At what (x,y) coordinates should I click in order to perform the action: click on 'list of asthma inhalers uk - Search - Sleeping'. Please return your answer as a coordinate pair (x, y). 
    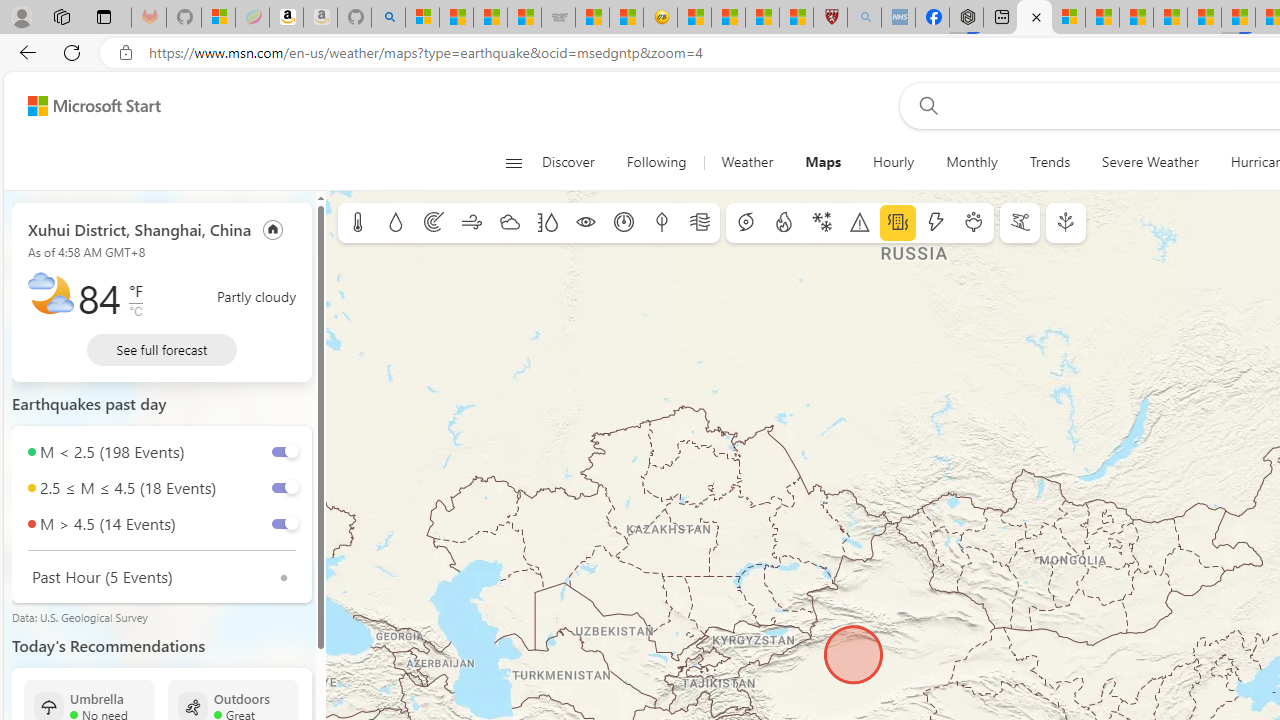
    Looking at the image, I should click on (864, 17).